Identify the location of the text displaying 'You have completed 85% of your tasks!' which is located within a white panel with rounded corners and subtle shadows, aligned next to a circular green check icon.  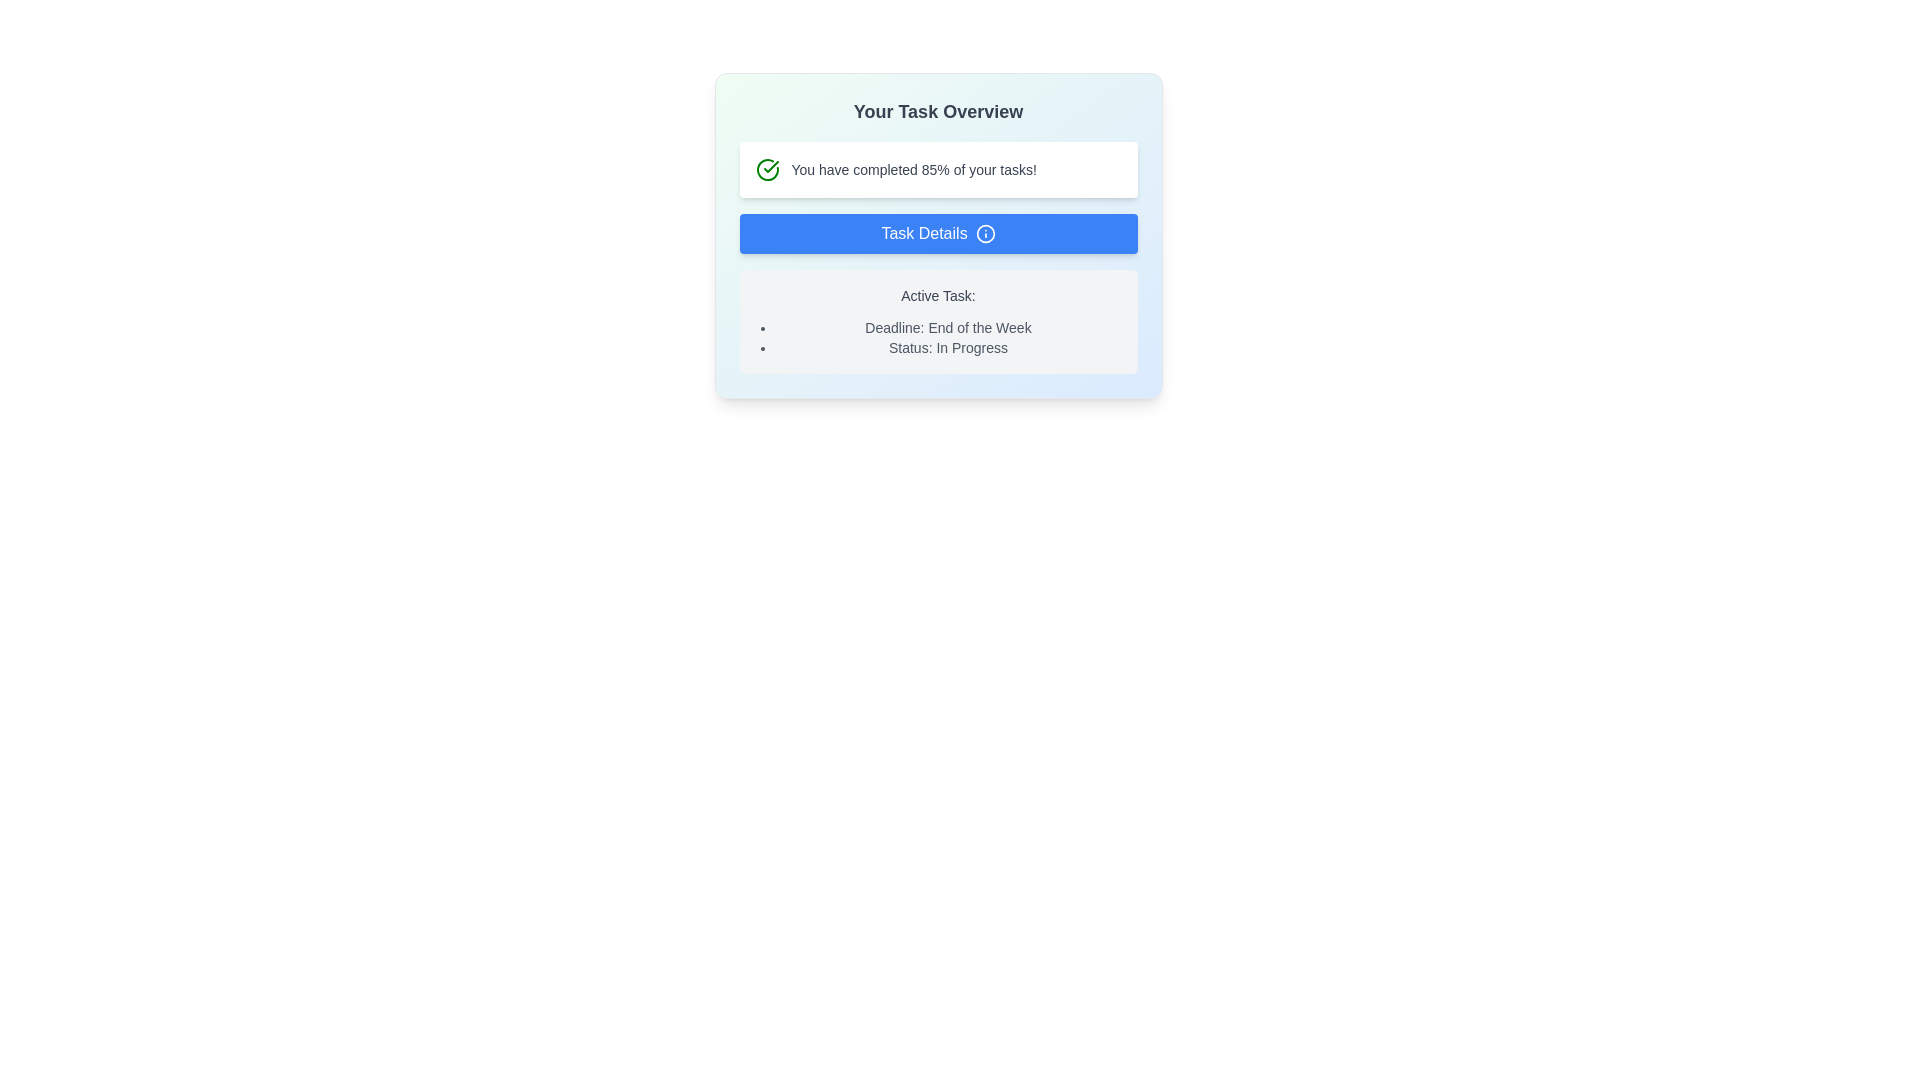
(913, 168).